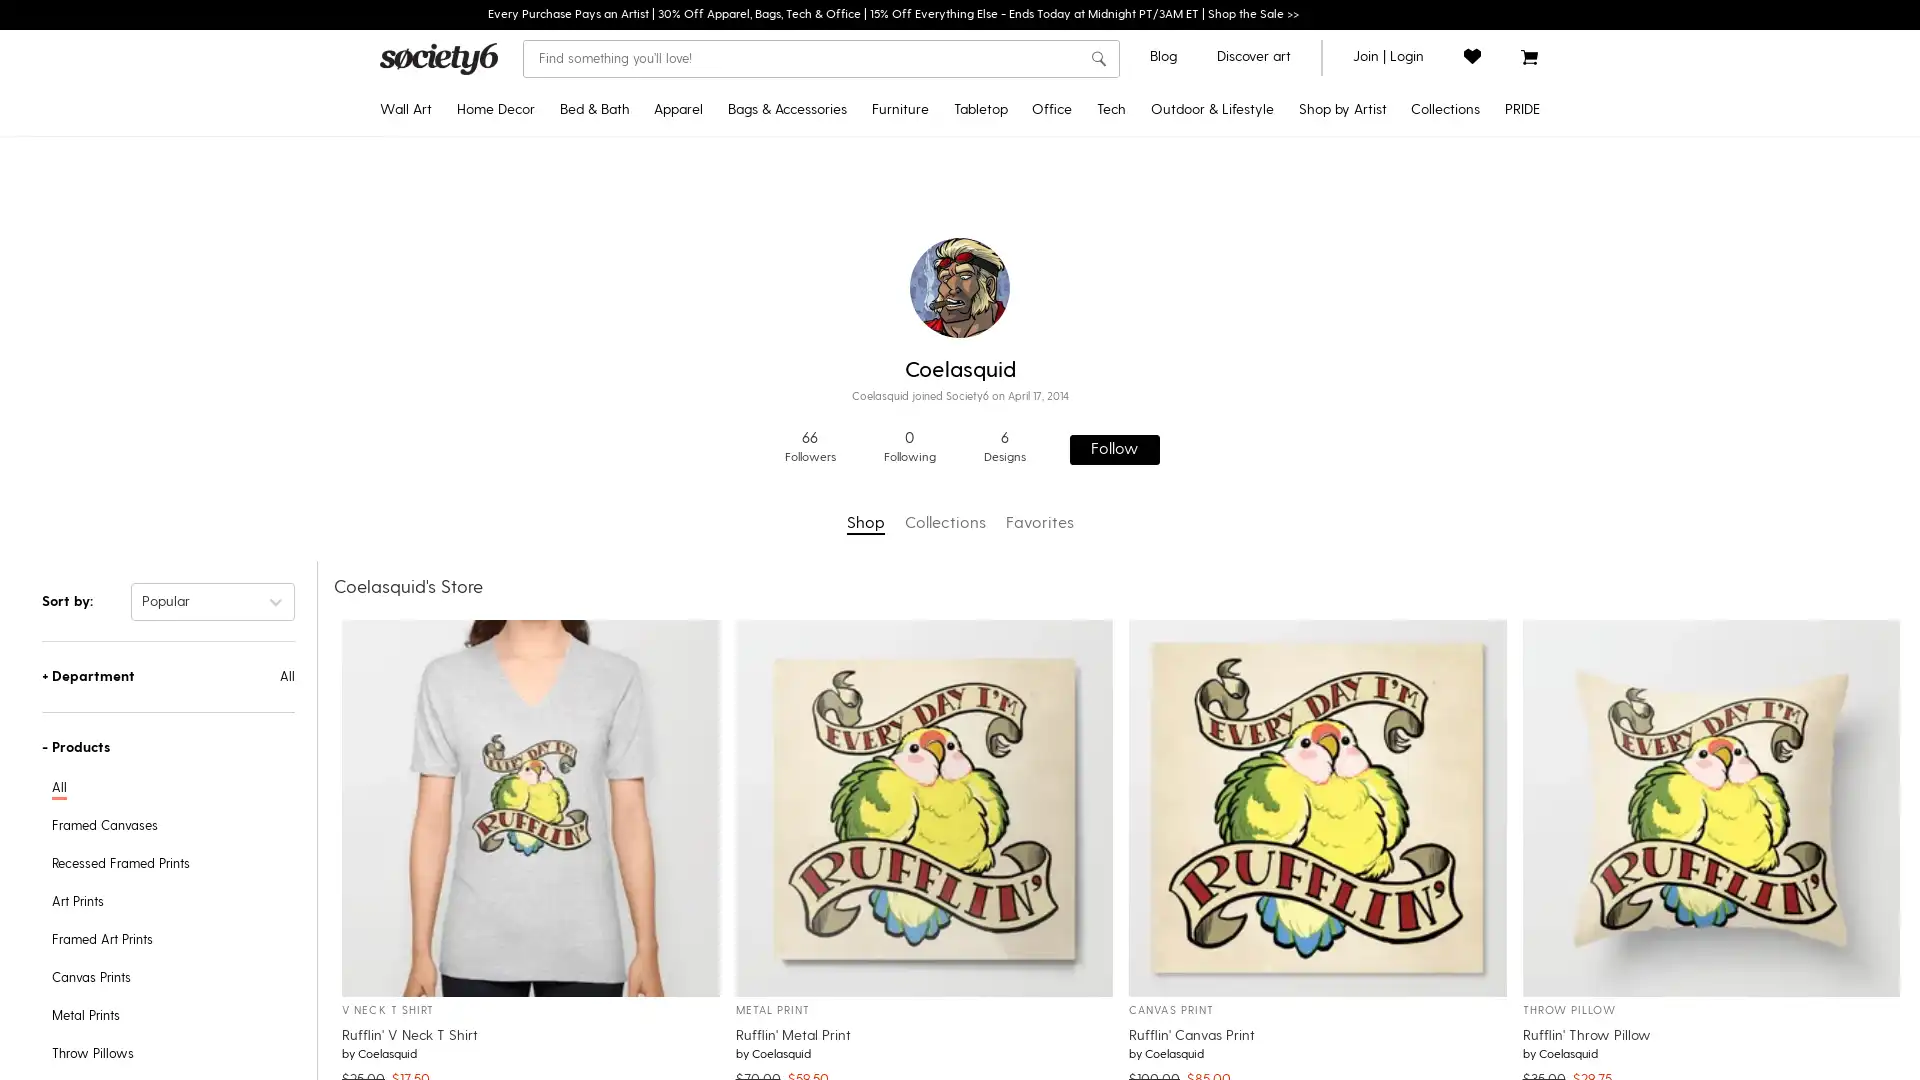 The image size is (1920, 1080). Describe the element at coordinates (934, 160) in the screenshot. I see `Credenzas` at that location.